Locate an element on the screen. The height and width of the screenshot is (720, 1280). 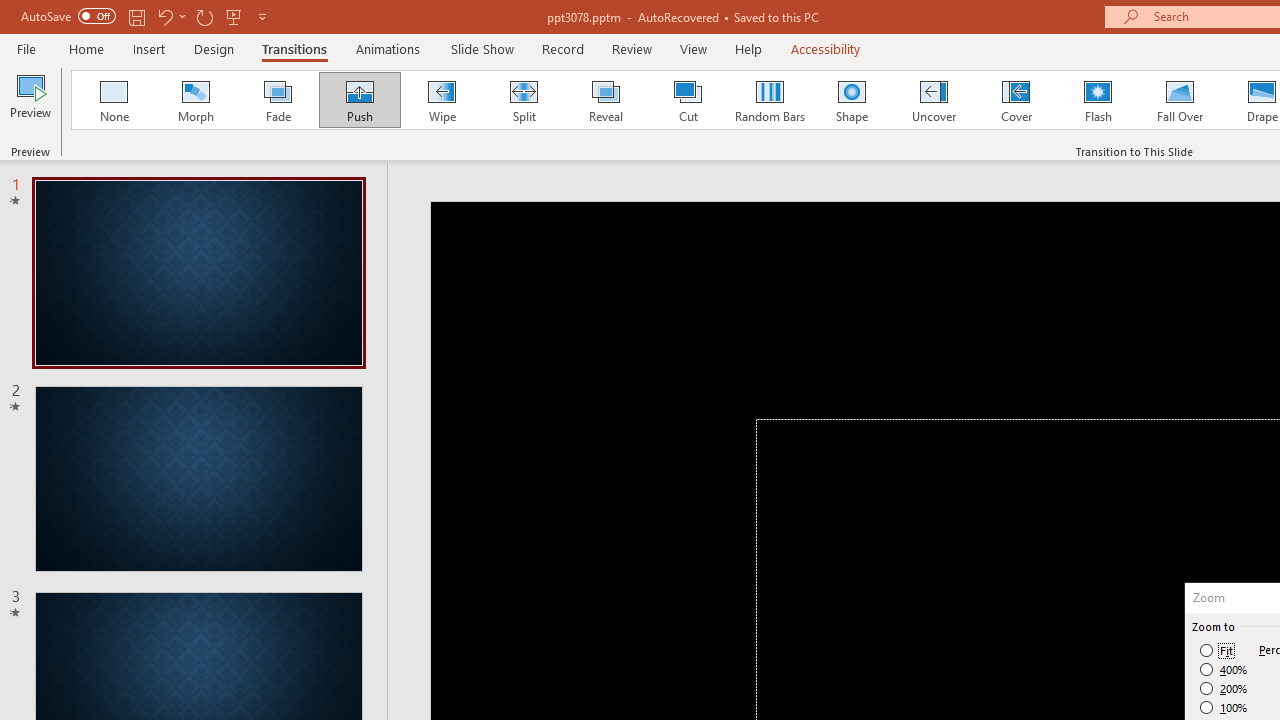
'Fit' is located at coordinates (1216, 650).